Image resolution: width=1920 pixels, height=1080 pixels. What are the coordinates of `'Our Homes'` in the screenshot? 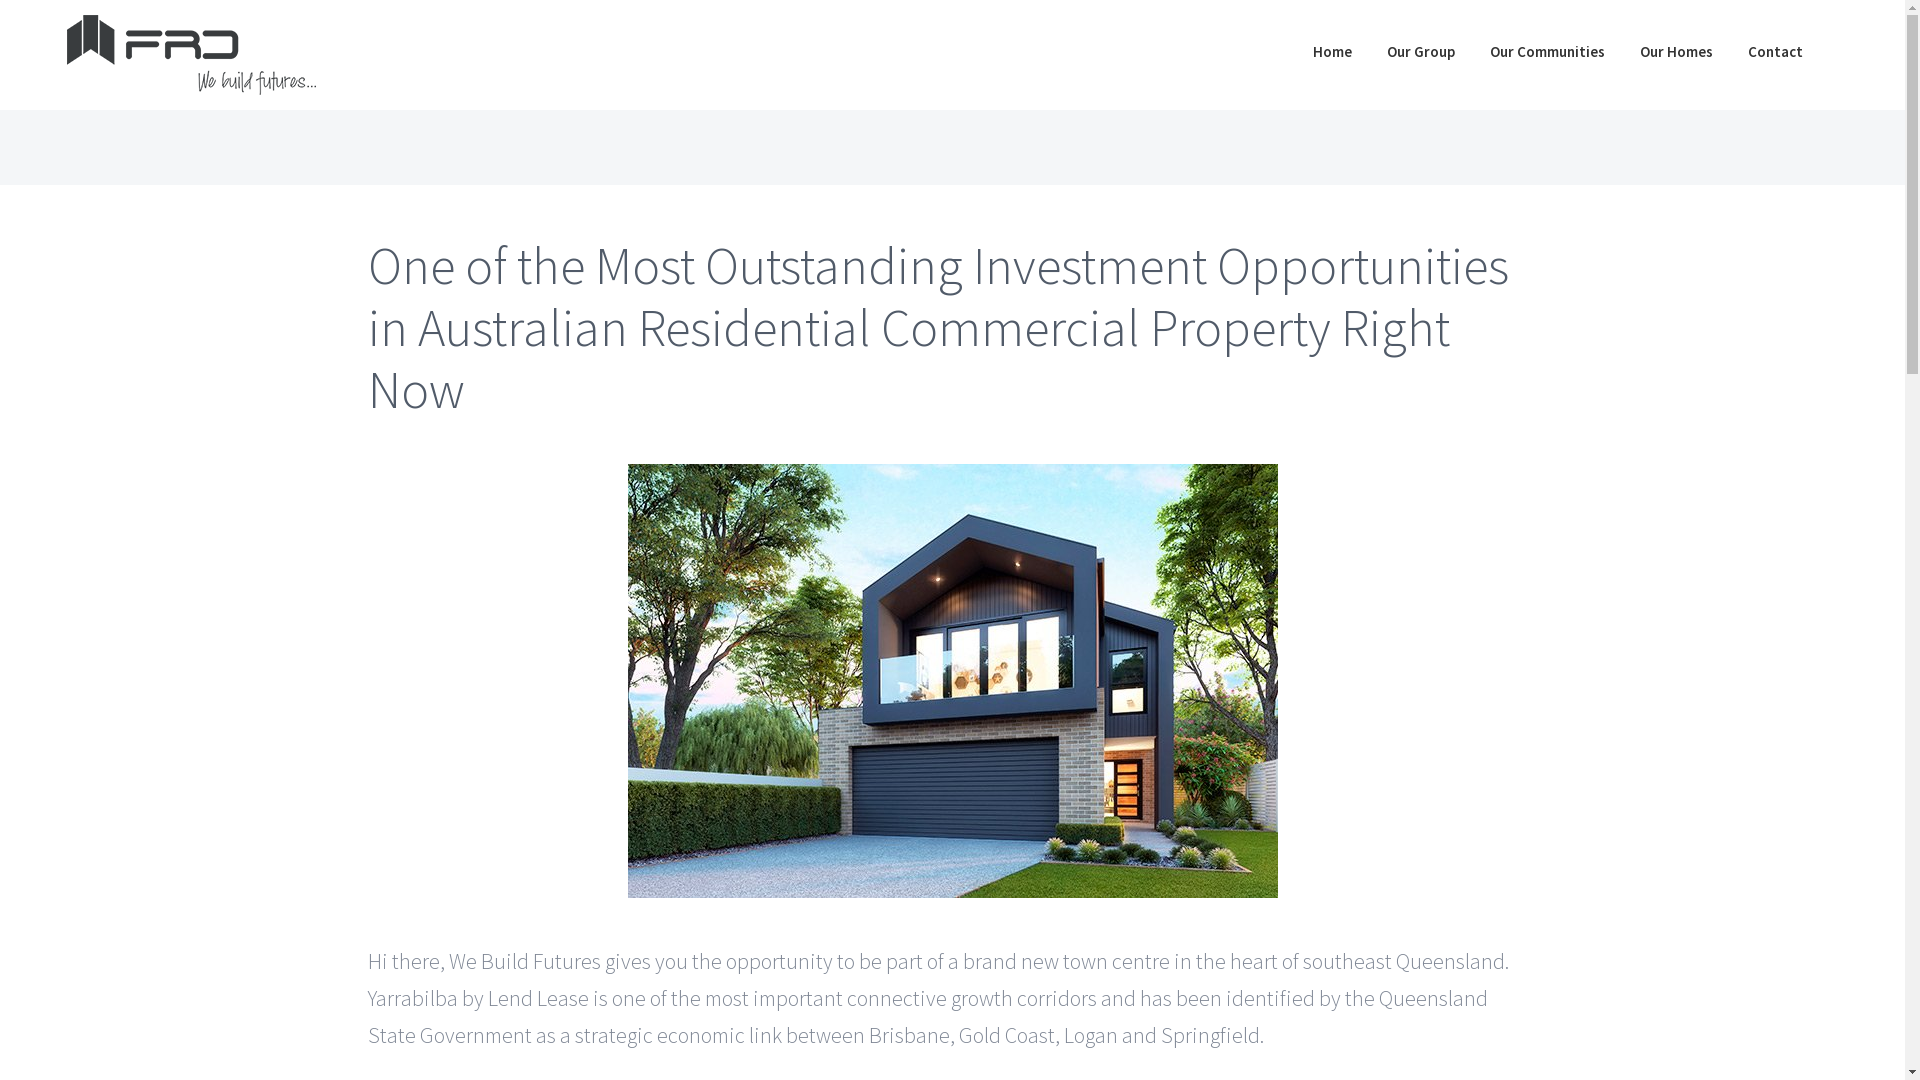 It's located at (1676, 49).